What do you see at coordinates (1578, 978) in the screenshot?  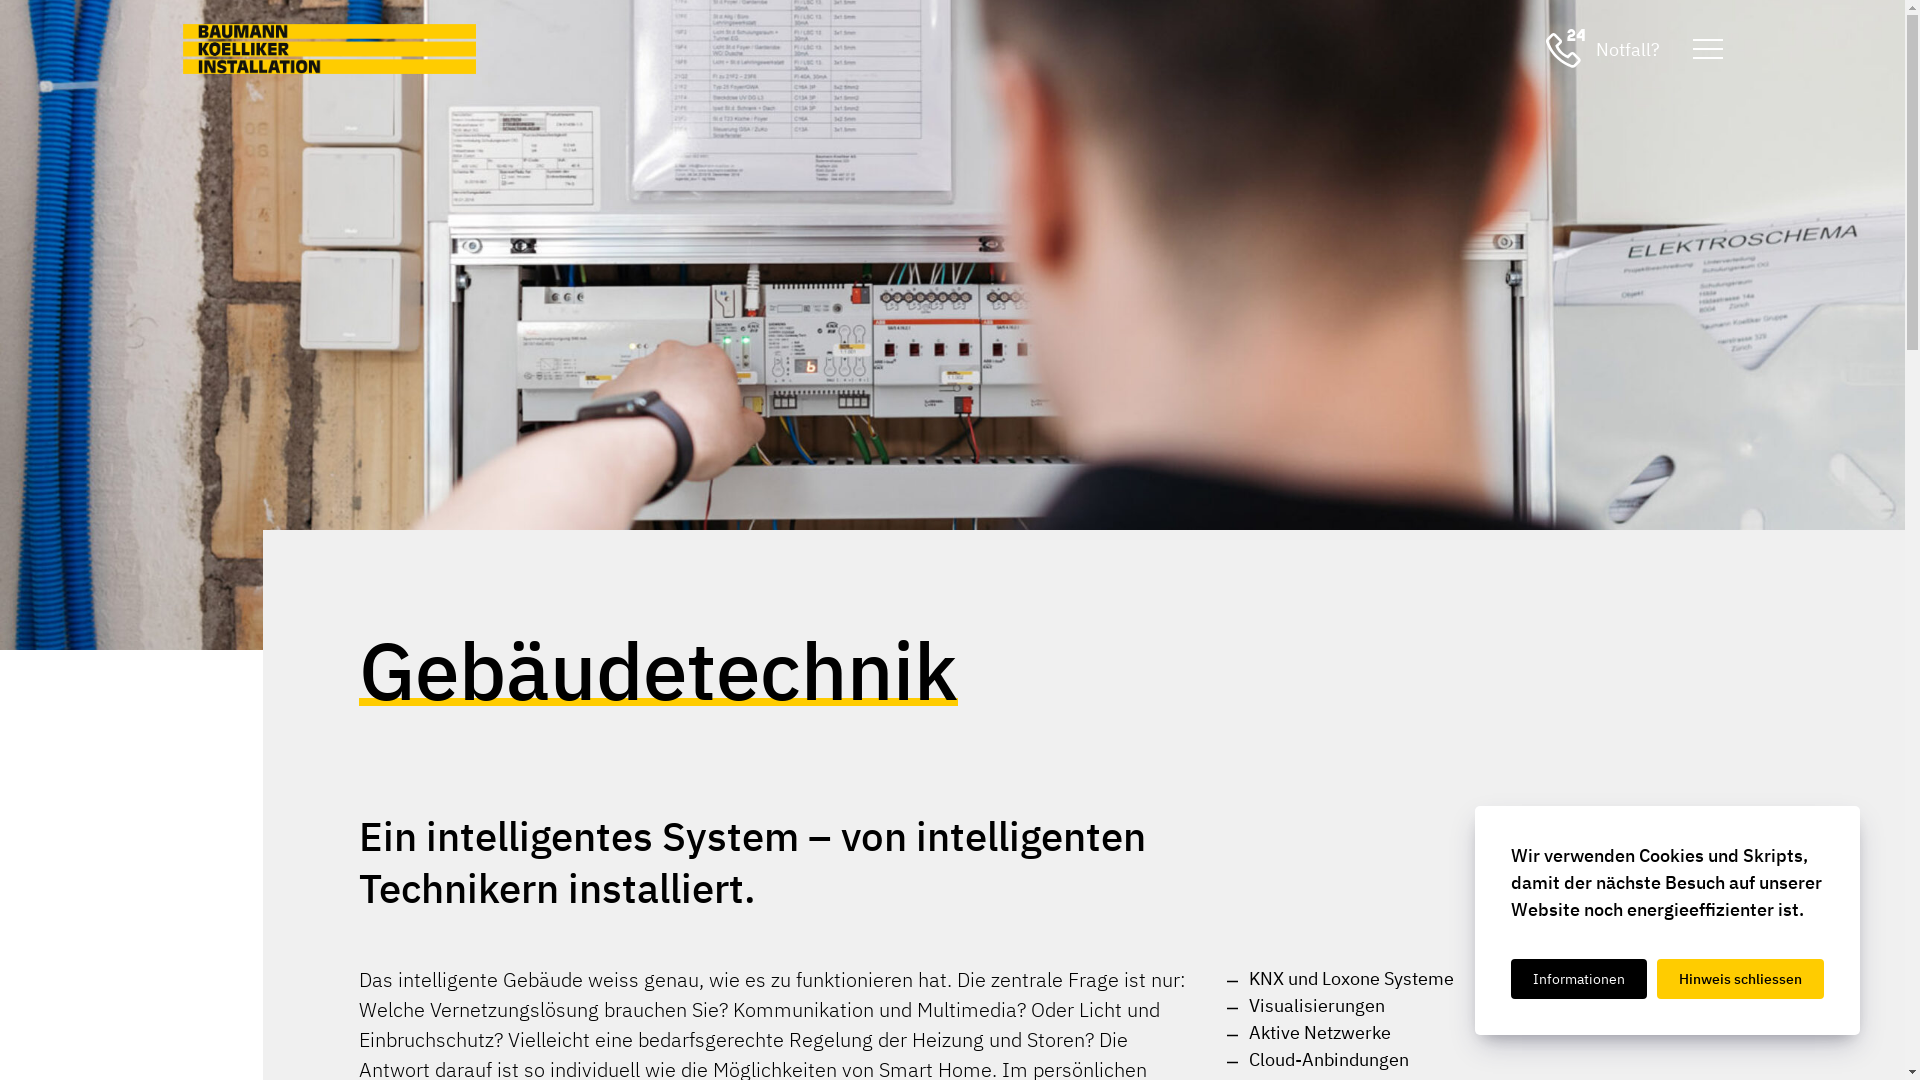 I see `'Informationen'` at bounding box center [1578, 978].